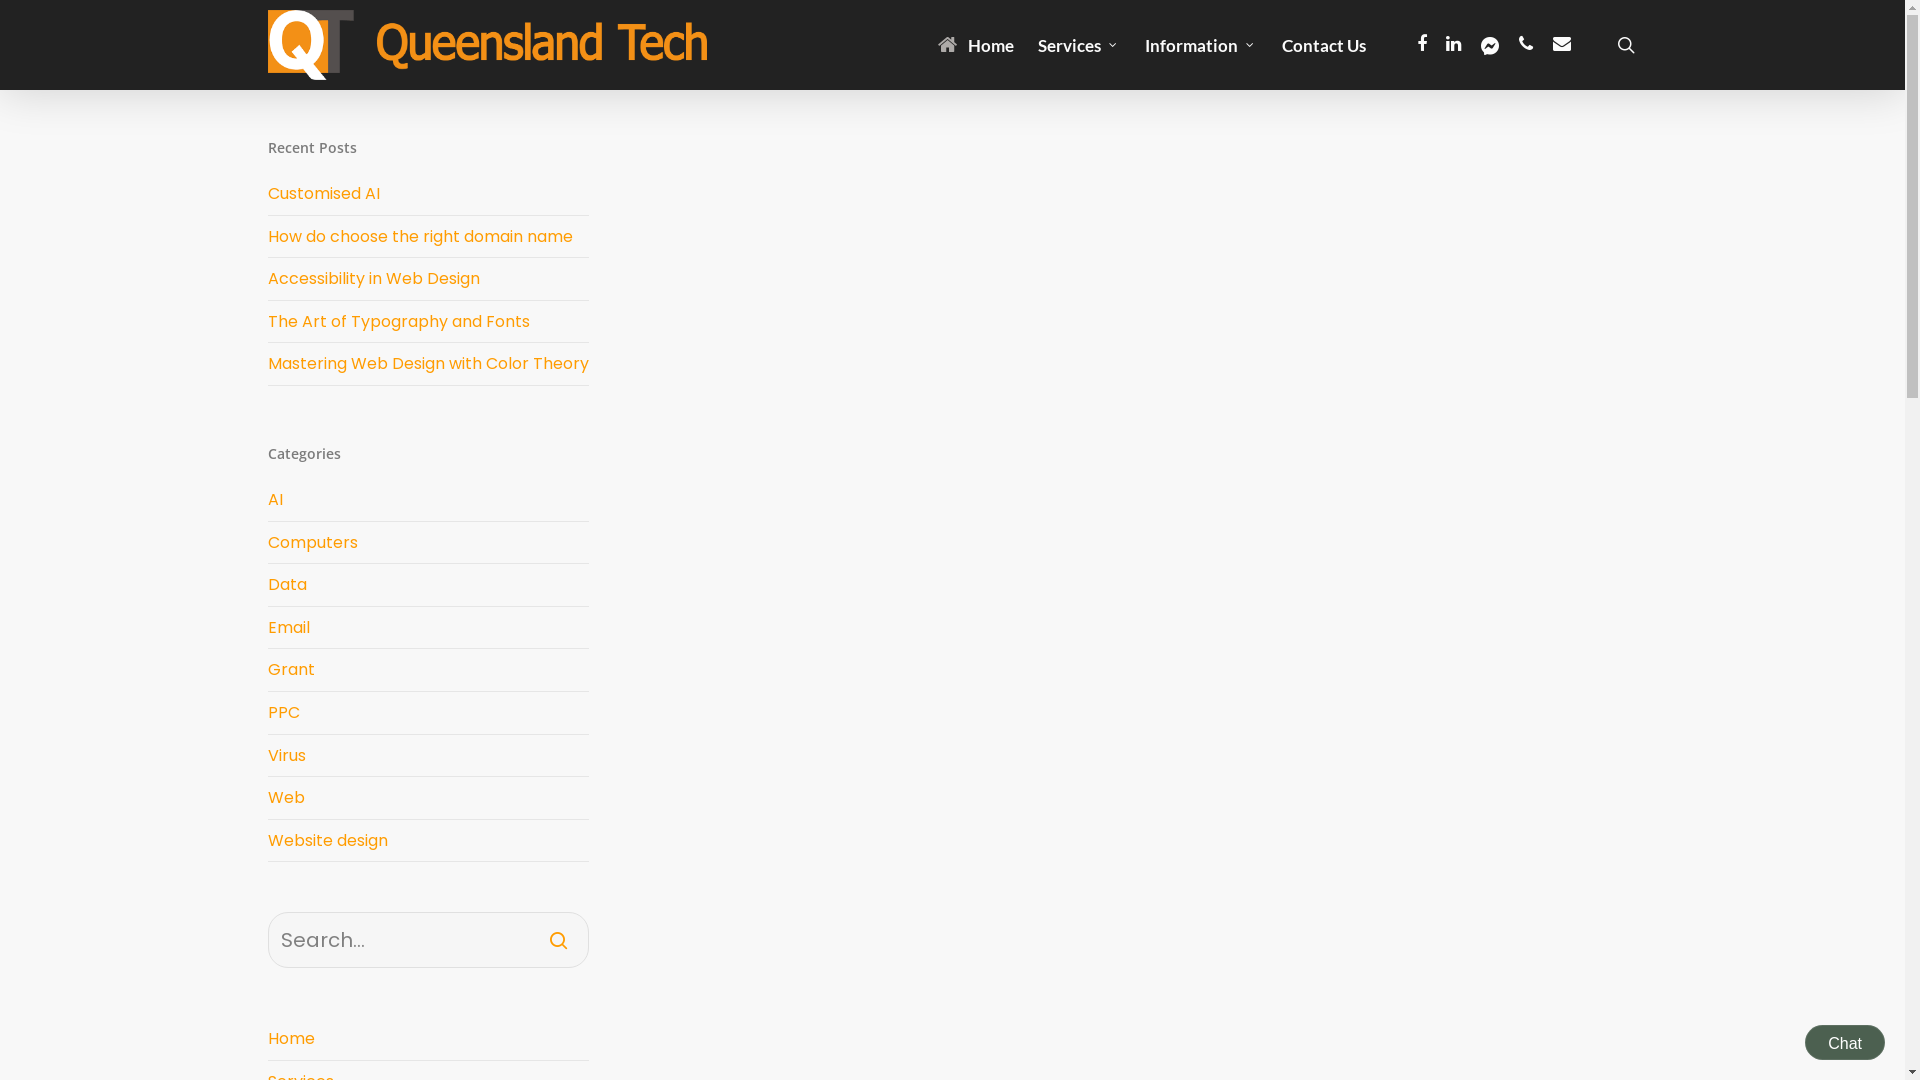 This screenshot has height=1080, width=1920. Describe the element at coordinates (398, 320) in the screenshot. I see `'The Art of Typography and Fonts'` at that location.